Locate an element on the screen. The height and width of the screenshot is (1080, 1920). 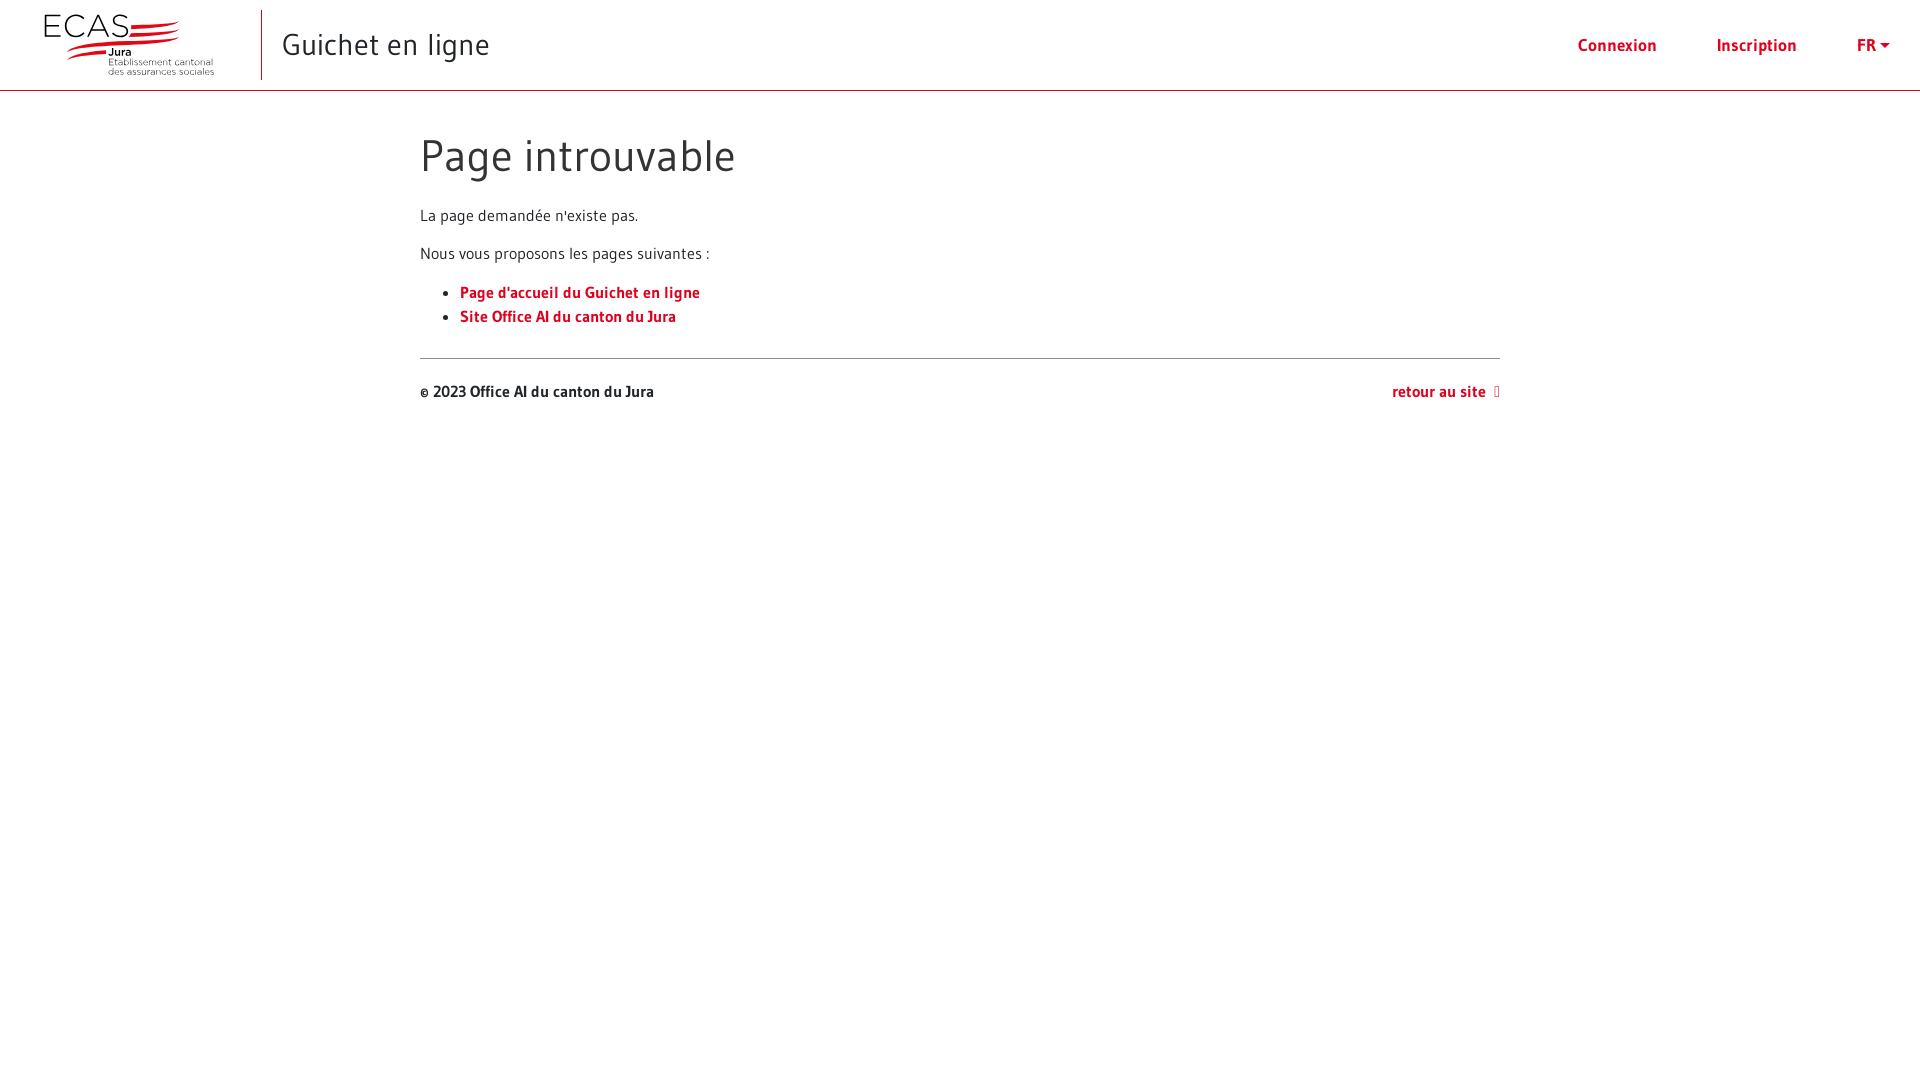
'retour au site' is located at coordinates (1445, 390).